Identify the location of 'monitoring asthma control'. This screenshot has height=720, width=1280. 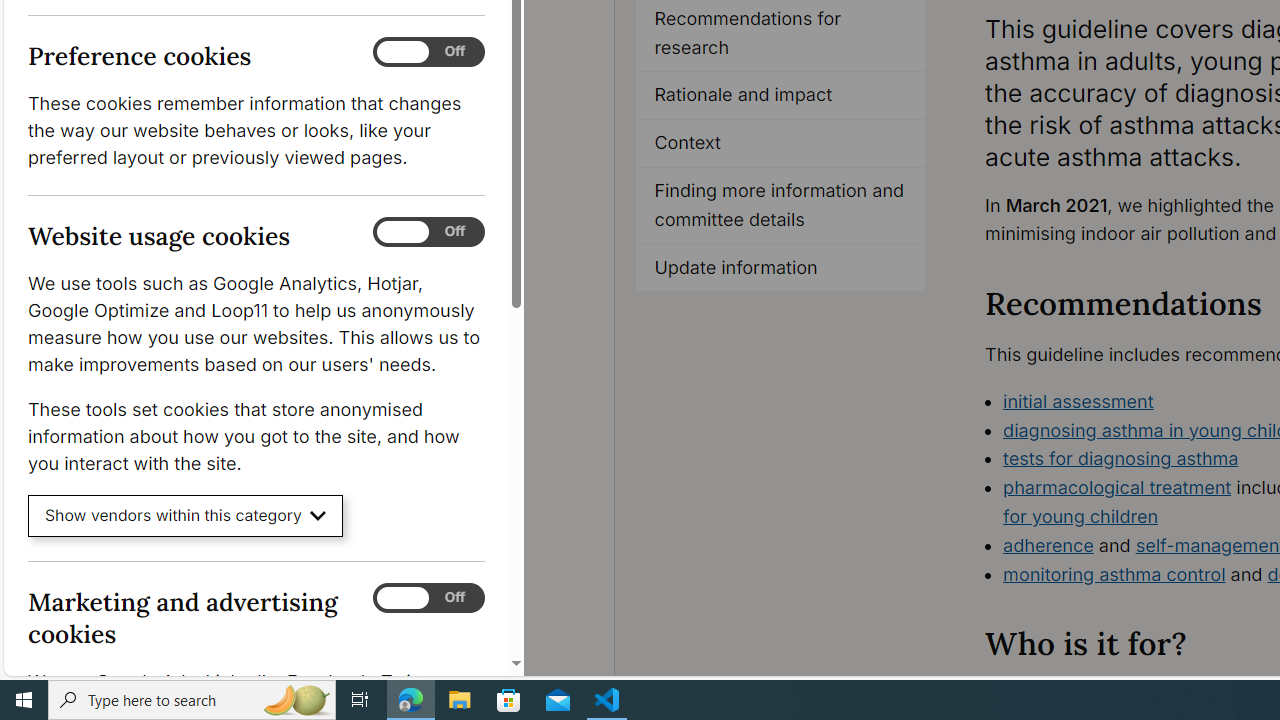
(1113, 573).